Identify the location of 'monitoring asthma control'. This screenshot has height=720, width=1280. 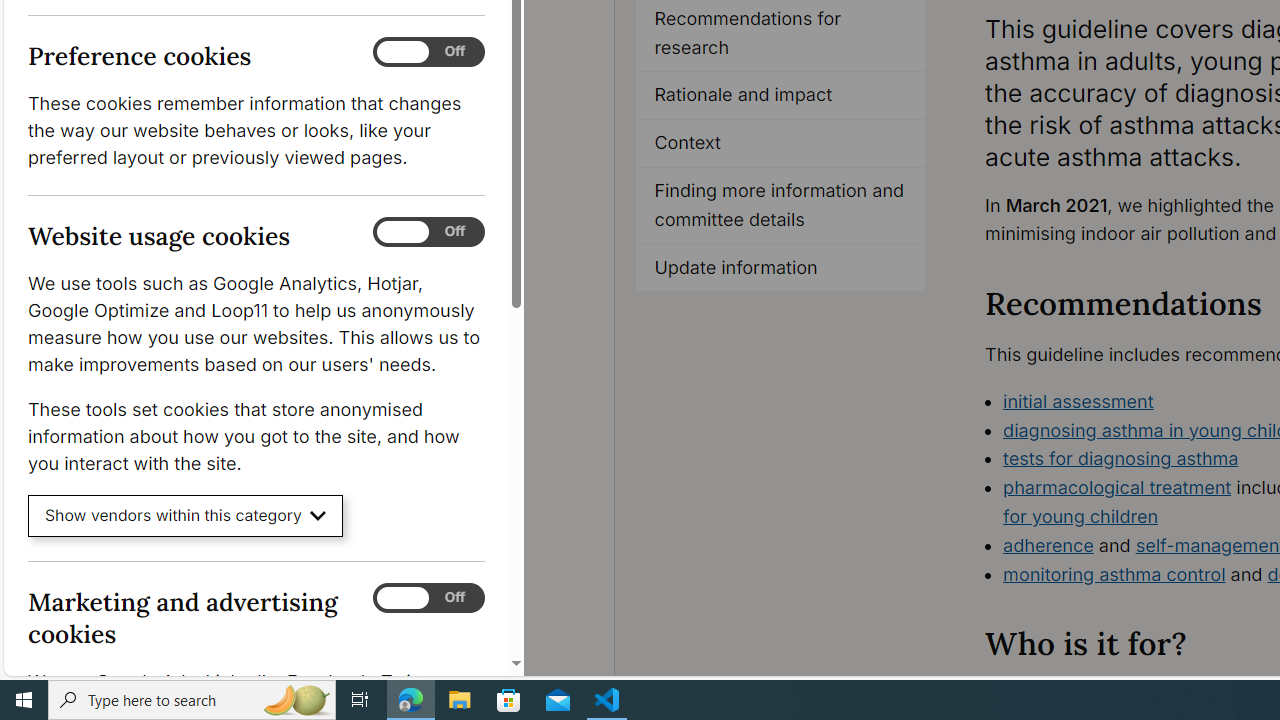
(1113, 573).